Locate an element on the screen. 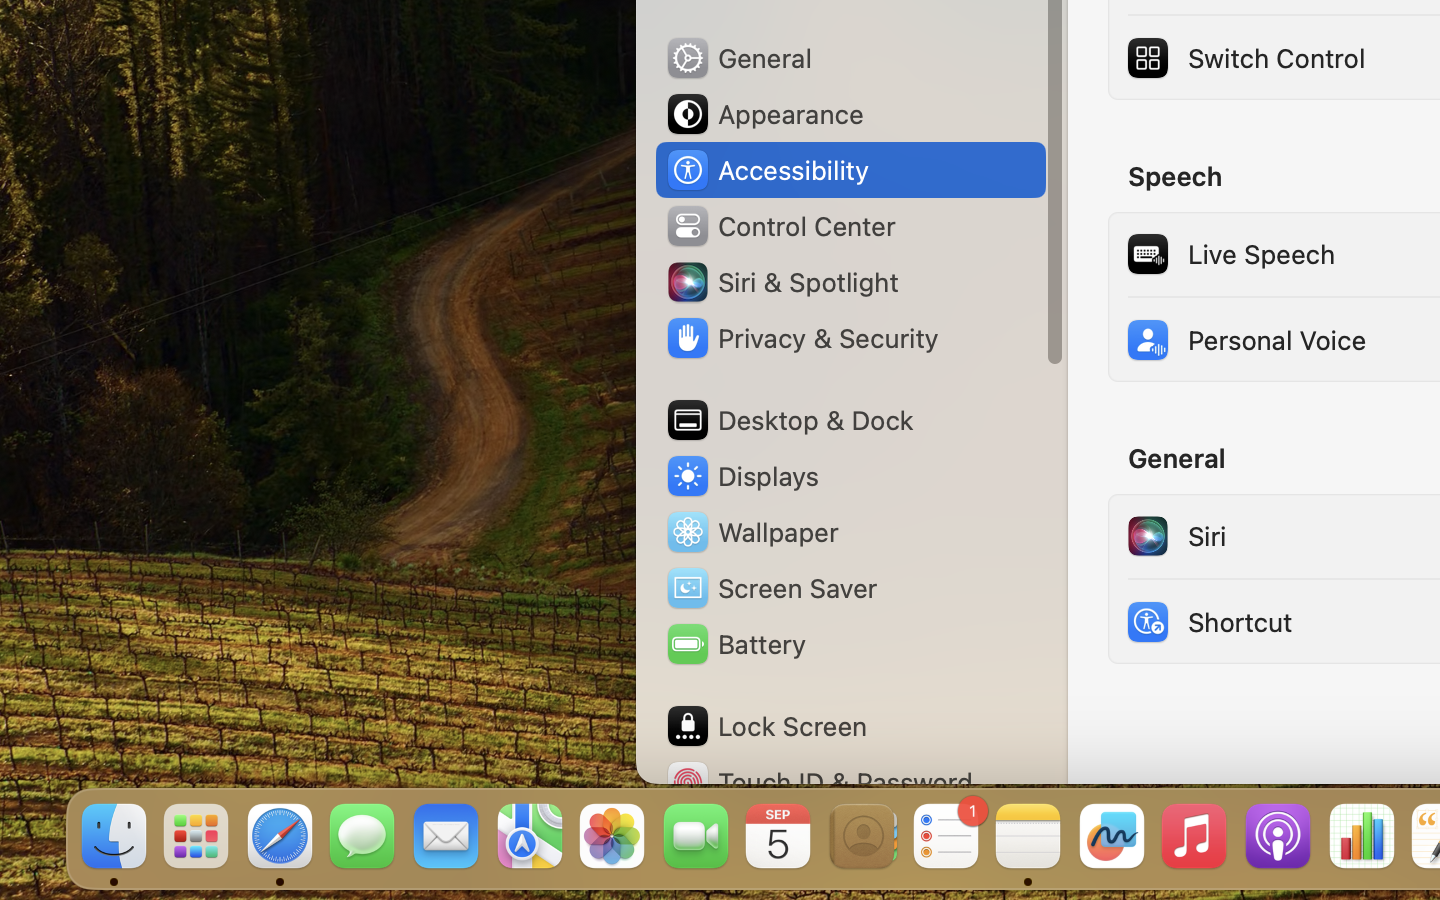  'Accessibility' is located at coordinates (765, 170).